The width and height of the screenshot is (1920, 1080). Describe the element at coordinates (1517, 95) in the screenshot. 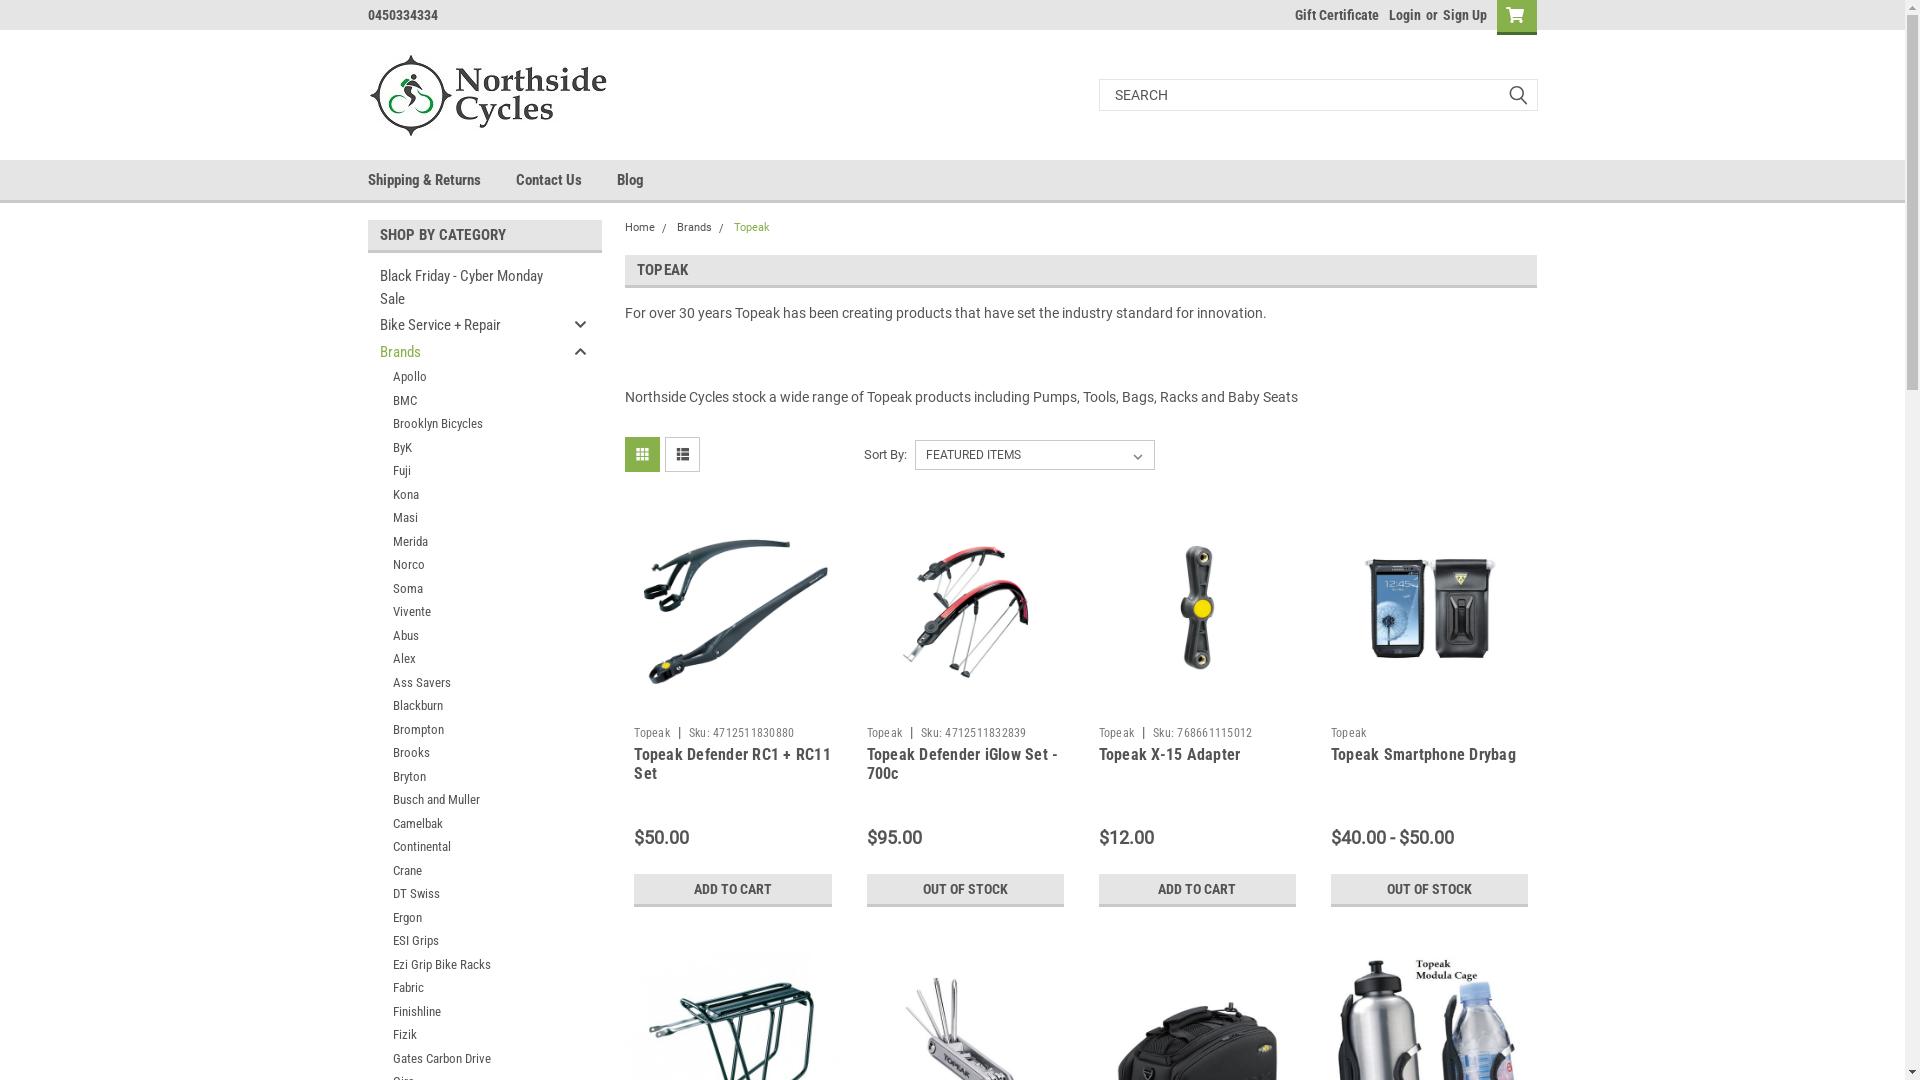

I see `'submit'` at that location.